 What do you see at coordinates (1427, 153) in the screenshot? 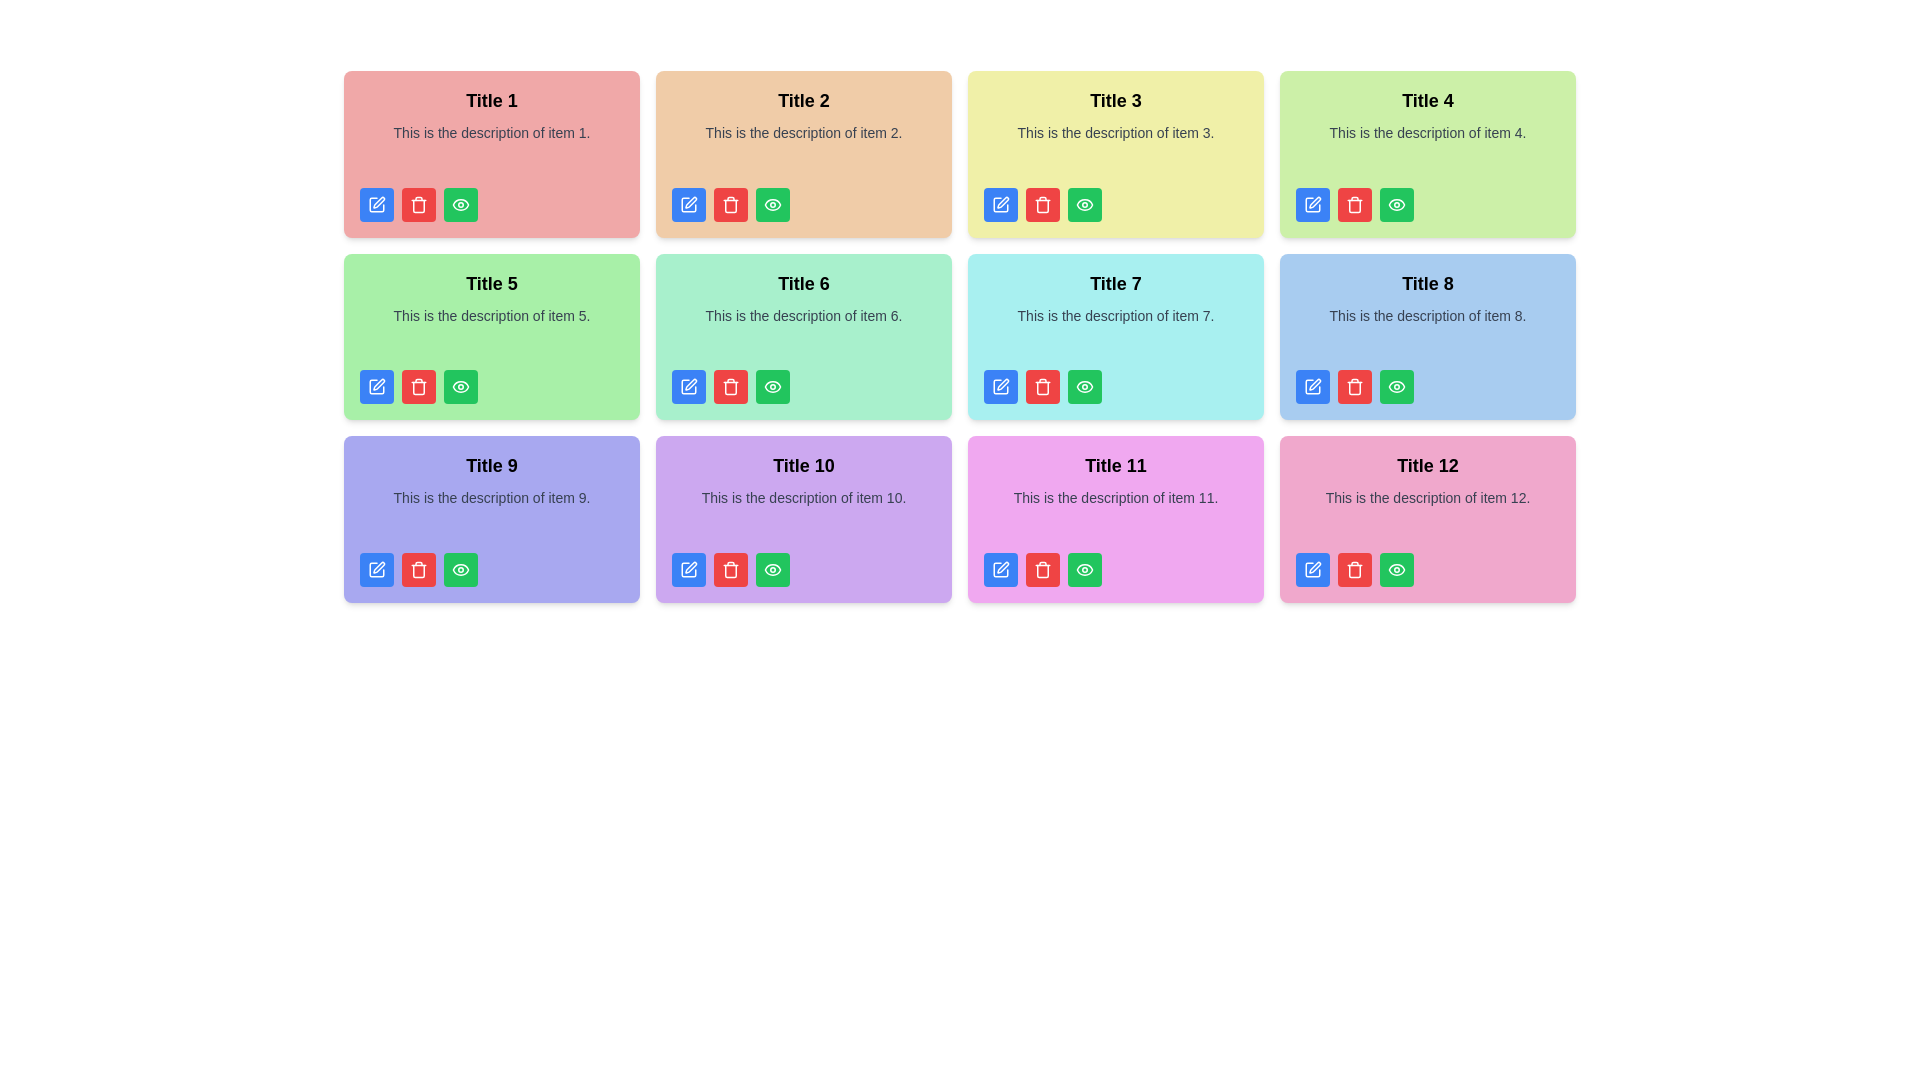
I see `the edit button of the Information card located in the first row, fourth column of the grid layout, which allows for modifying content` at bounding box center [1427, 153].